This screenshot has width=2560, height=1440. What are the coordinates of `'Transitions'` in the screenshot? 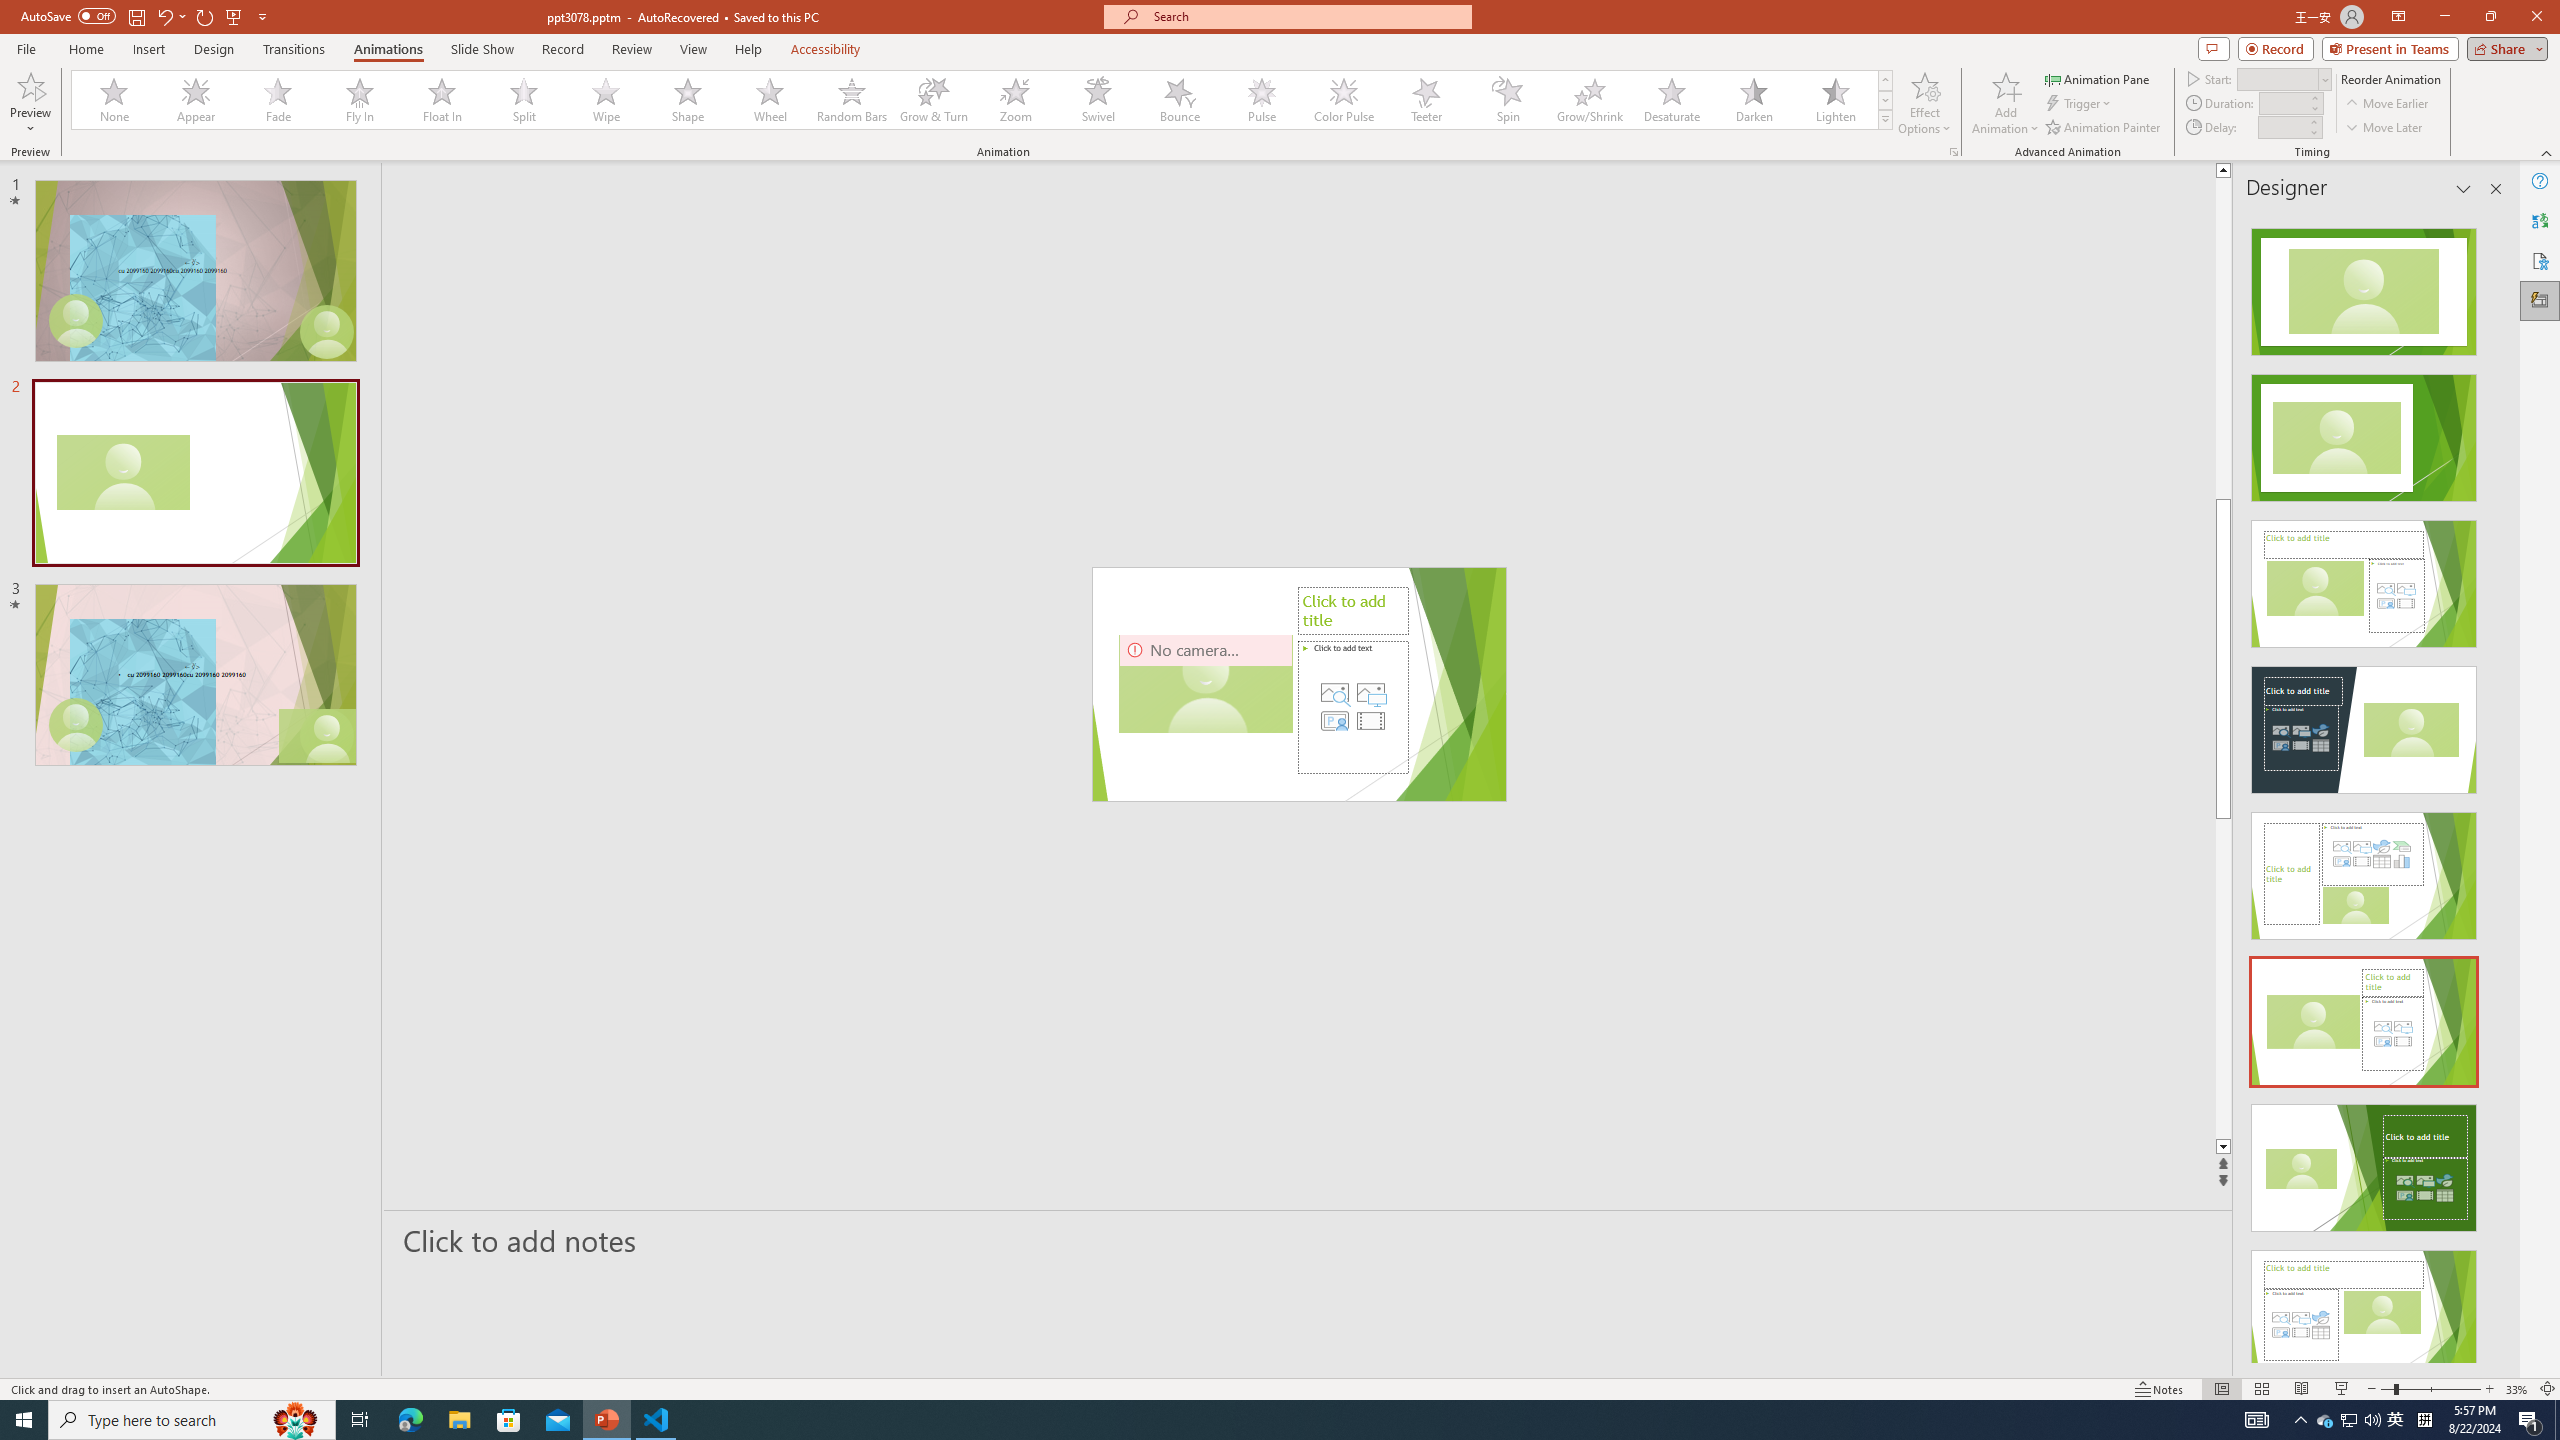 It's located at (293, 49).